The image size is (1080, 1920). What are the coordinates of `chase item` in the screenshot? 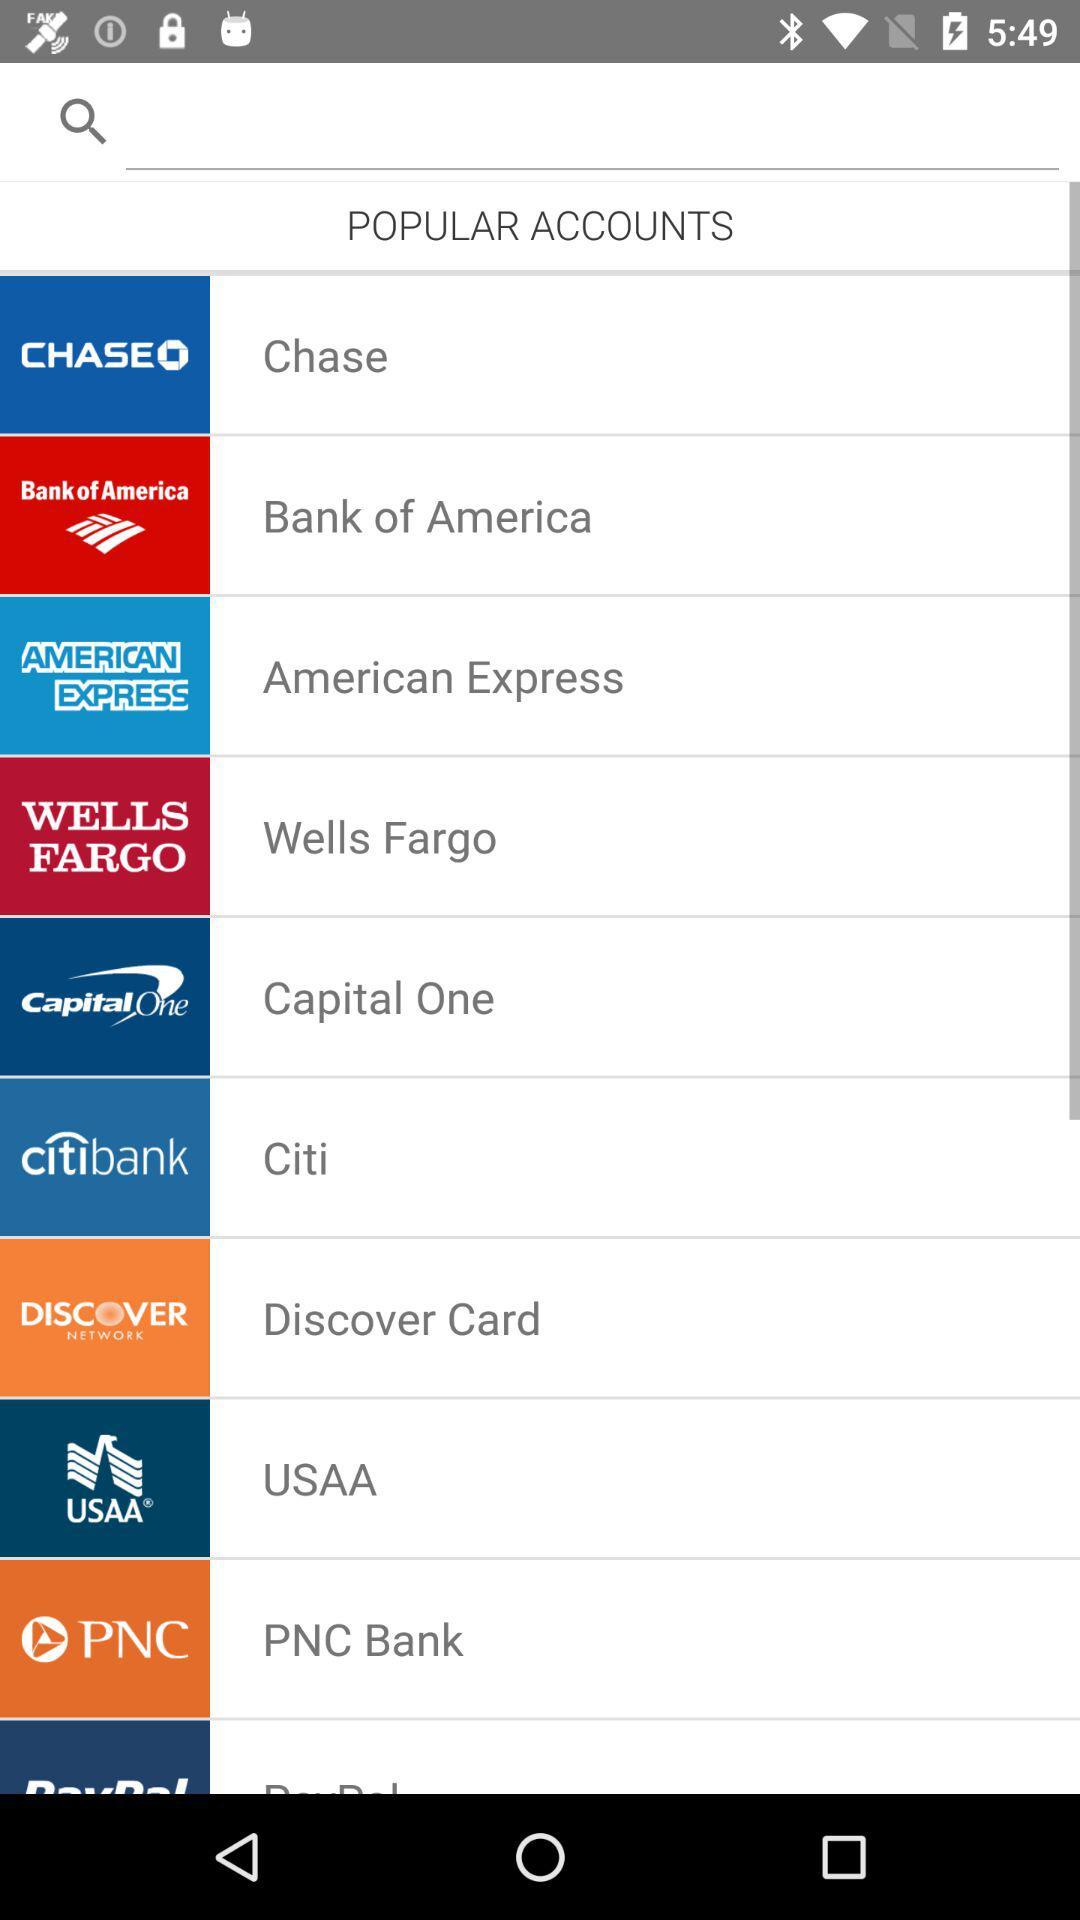 It's located at (324, 354).